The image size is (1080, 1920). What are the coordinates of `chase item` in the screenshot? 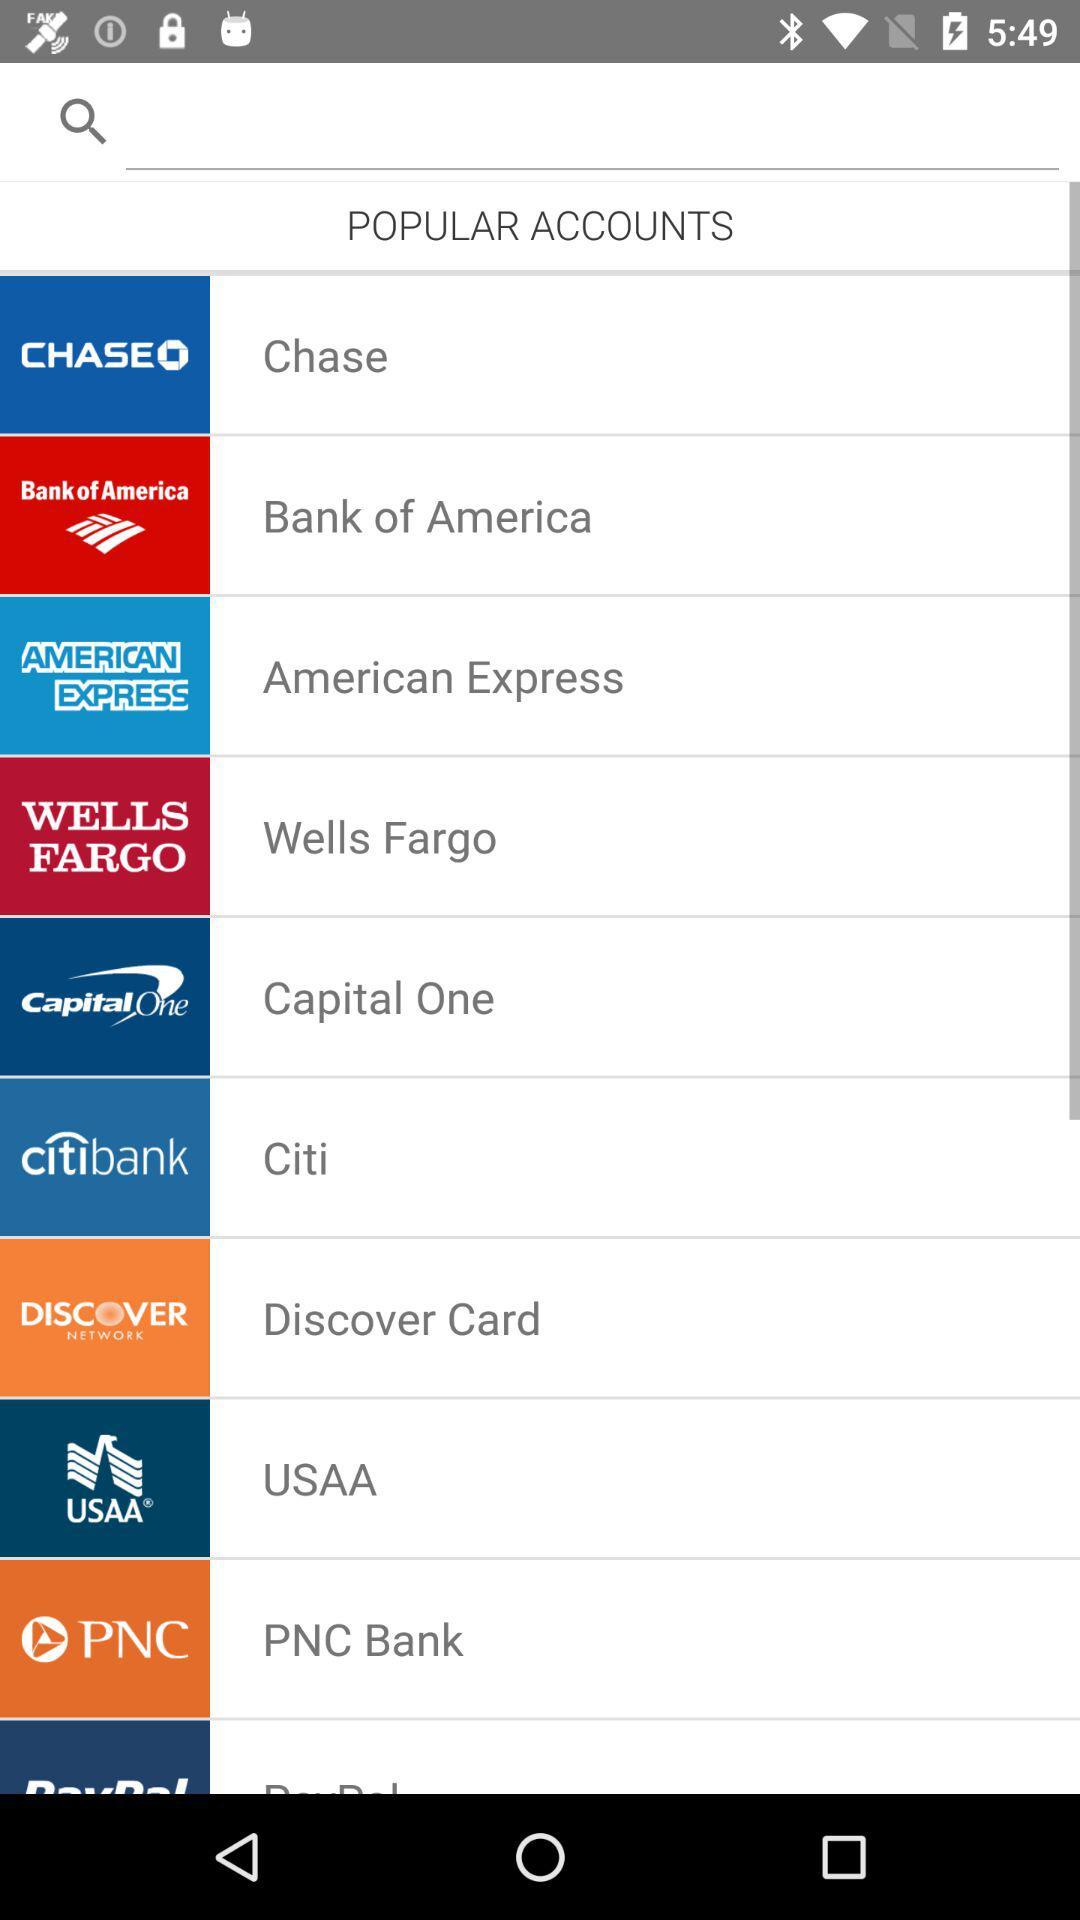 It's located at (324, 354).